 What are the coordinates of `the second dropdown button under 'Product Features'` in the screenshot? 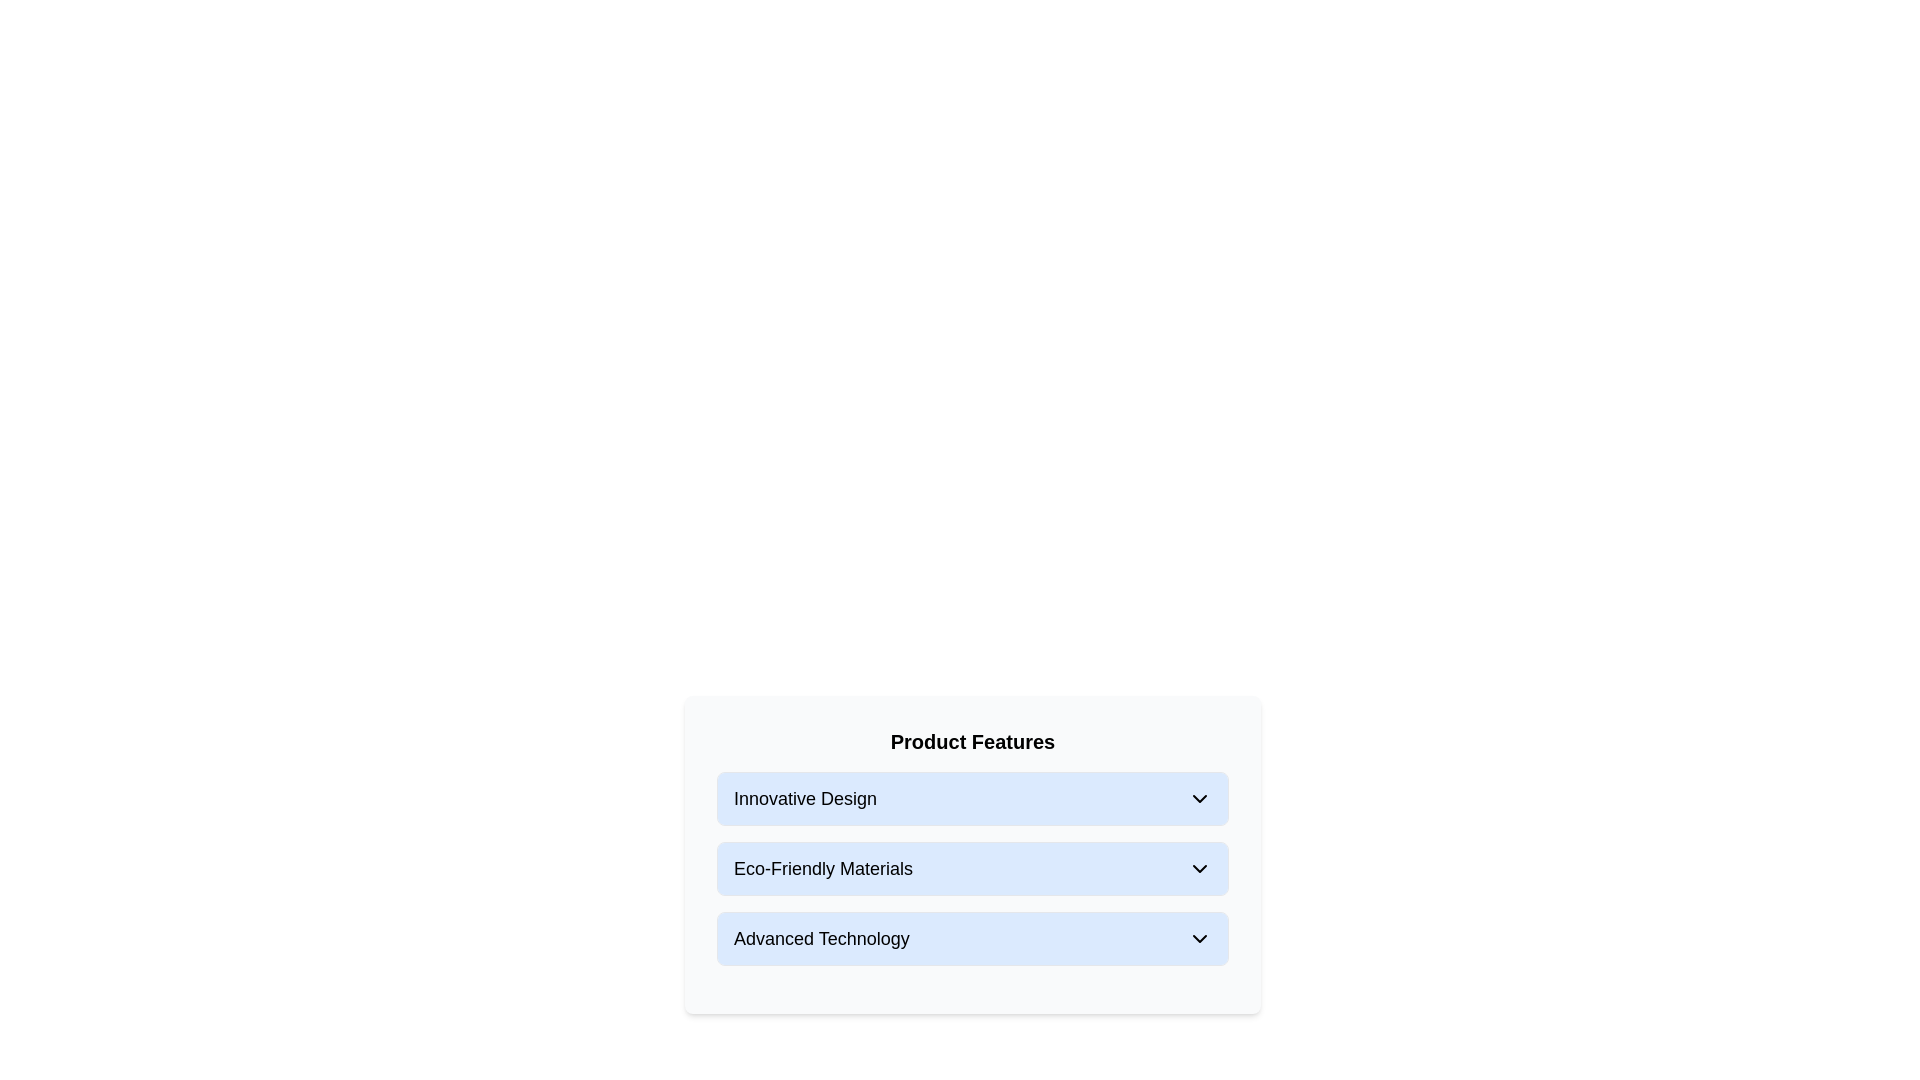 It's located at (973, 867).